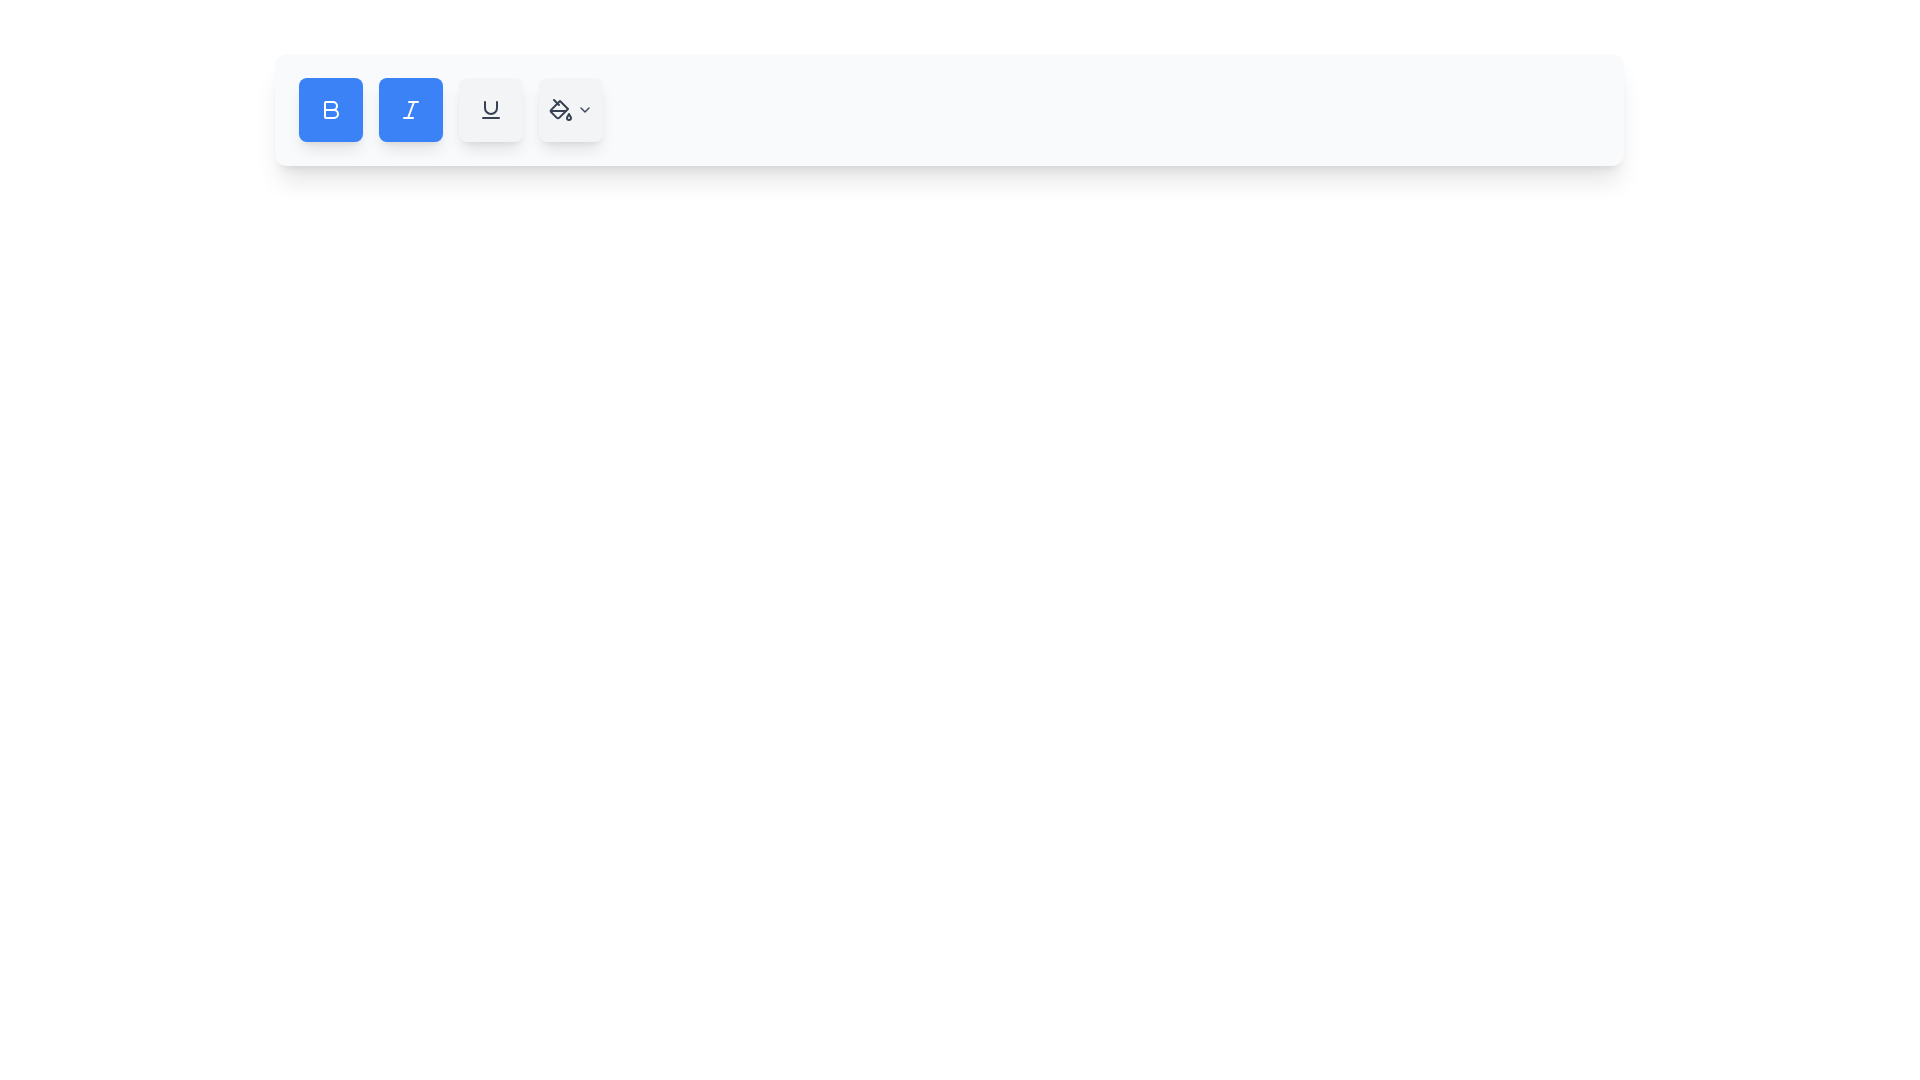 The width and height of the screenshot is (1920, 1080). Describe the element at coordinates (570, 110) in the screenshot. I see `the fifth button in the toolbar that allows color selection` at that location.